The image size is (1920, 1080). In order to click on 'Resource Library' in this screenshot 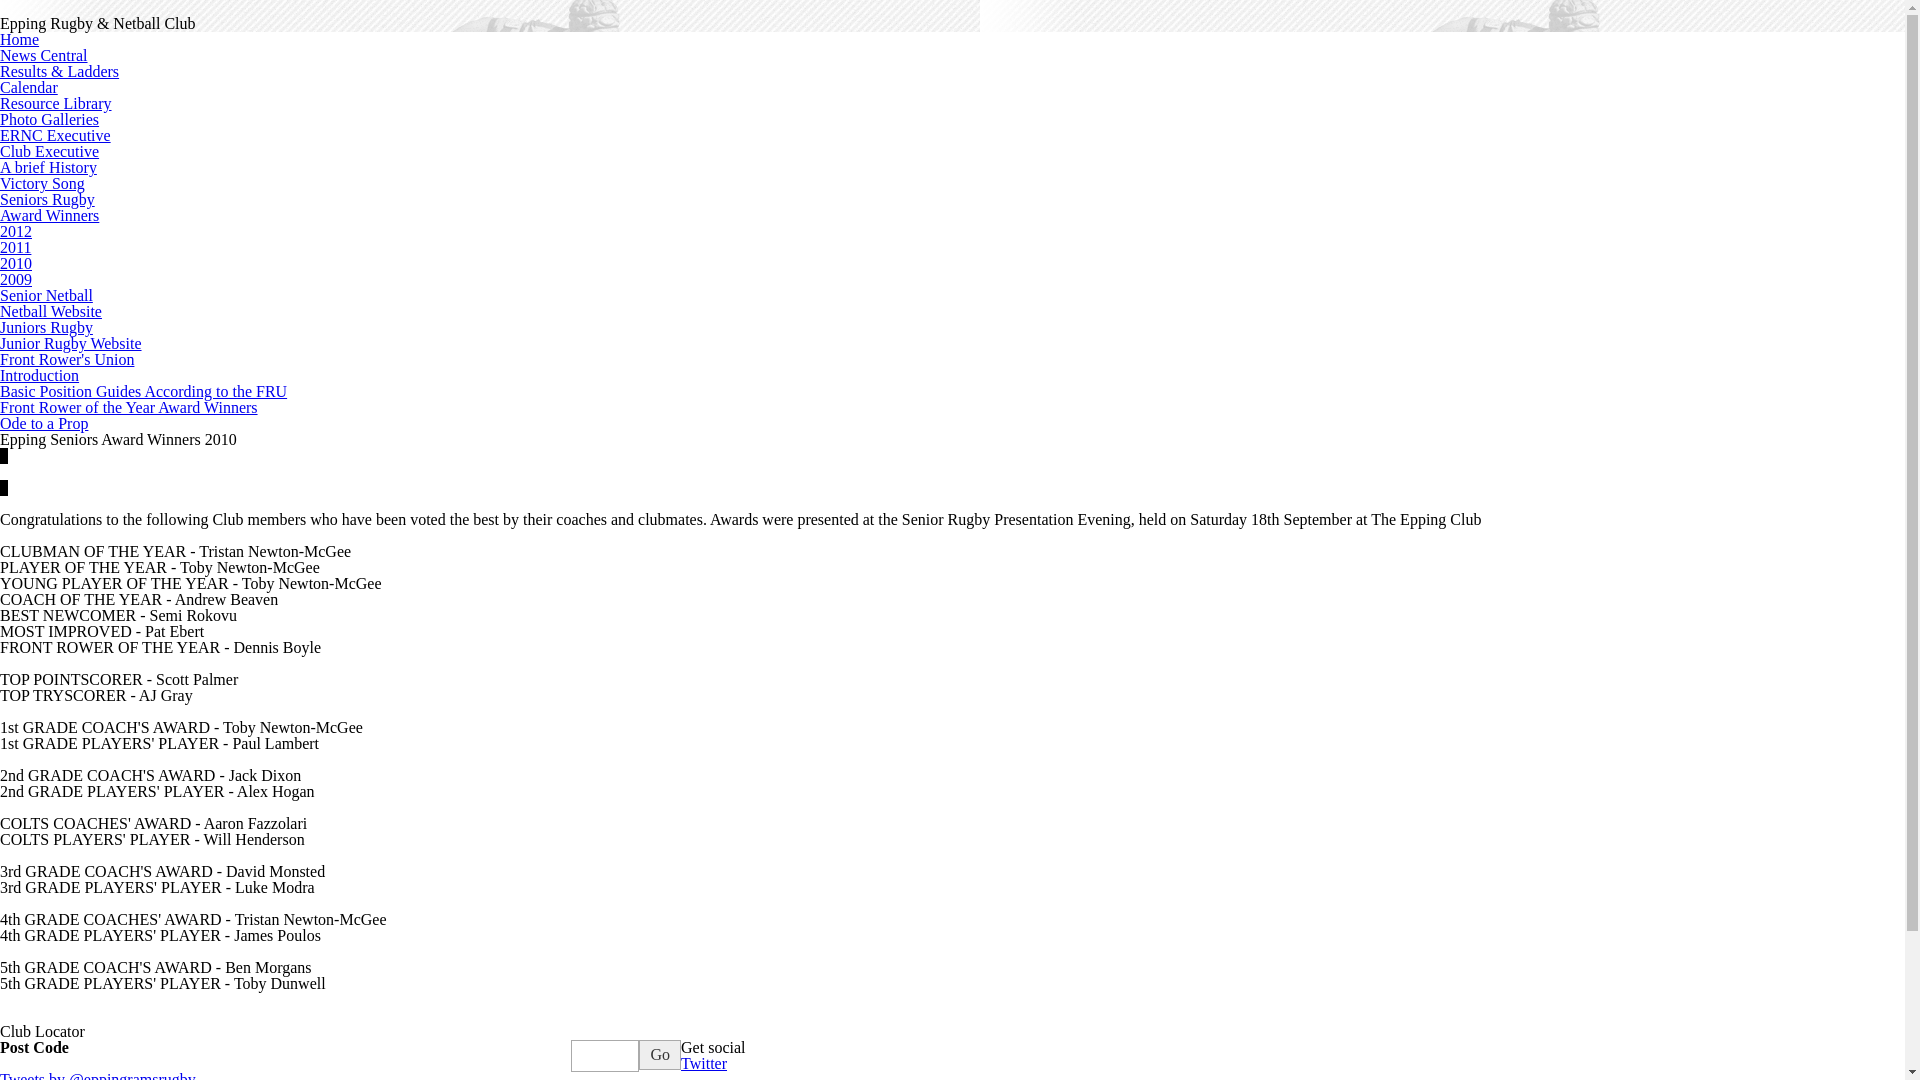, I will do `click(56, 103)`.